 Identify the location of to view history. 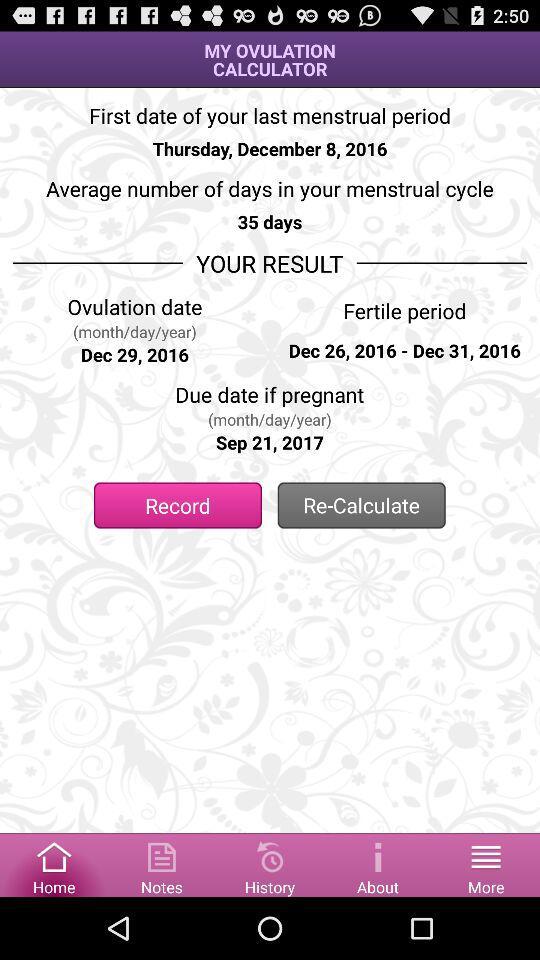
(270, 863).